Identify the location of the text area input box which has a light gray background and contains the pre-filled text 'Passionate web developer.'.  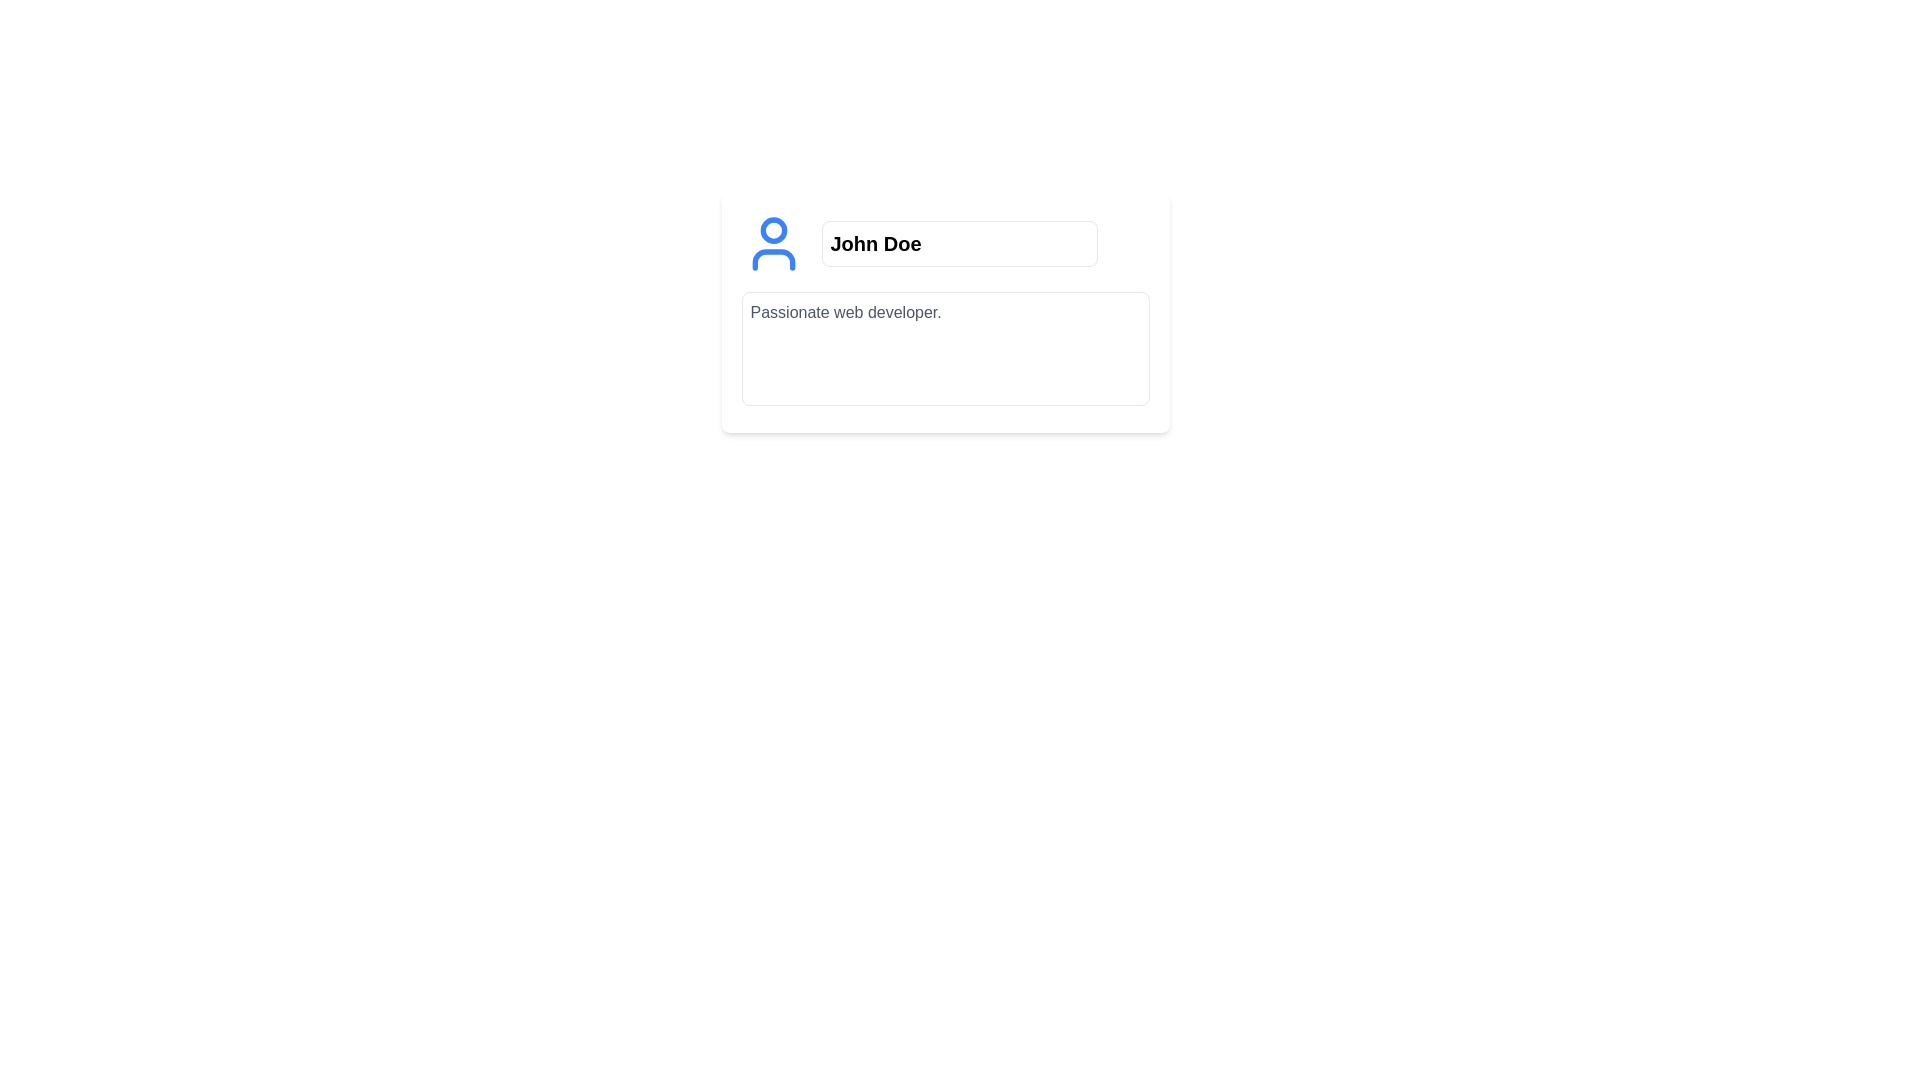
(944, 347).